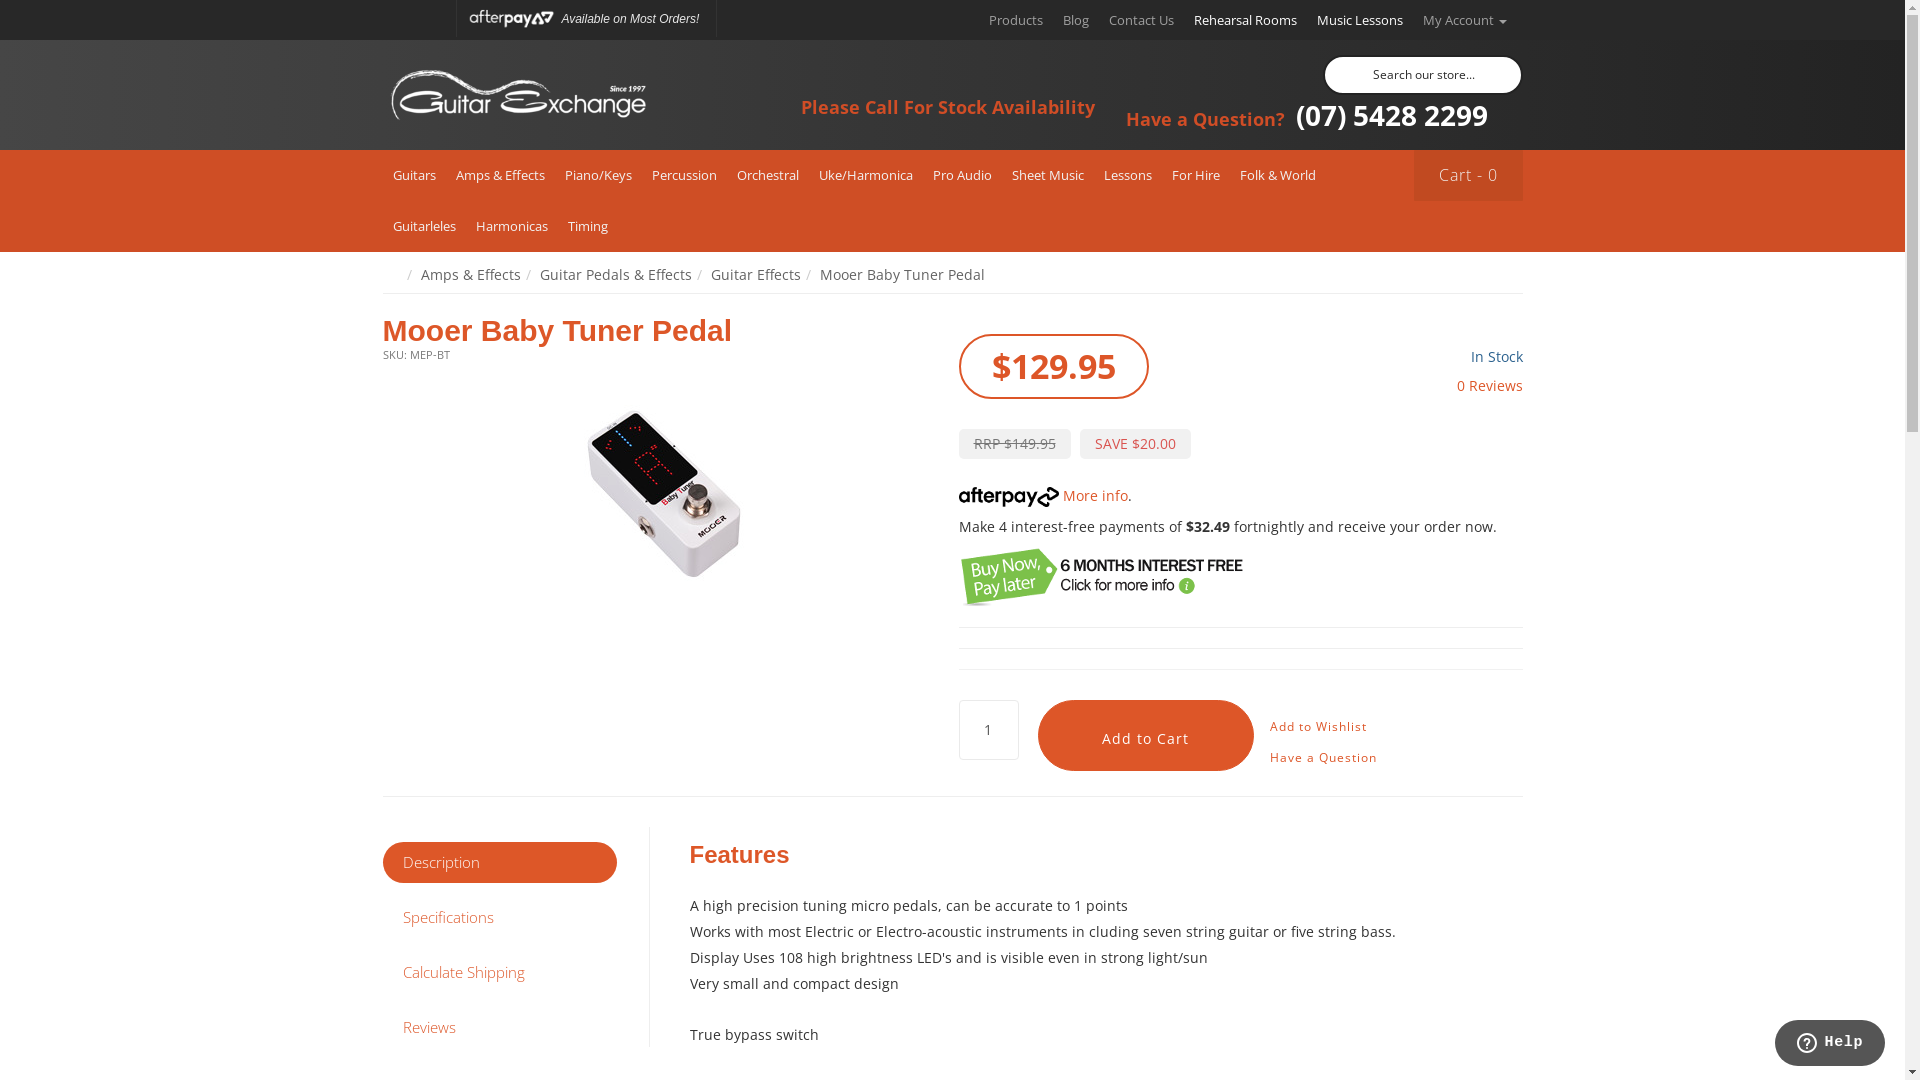 The height and width of the screenshot is (1080, 1920). Describe the element at coordinates (1468, 174) in the screenshot. I see `'Cart - 0'` at that location.